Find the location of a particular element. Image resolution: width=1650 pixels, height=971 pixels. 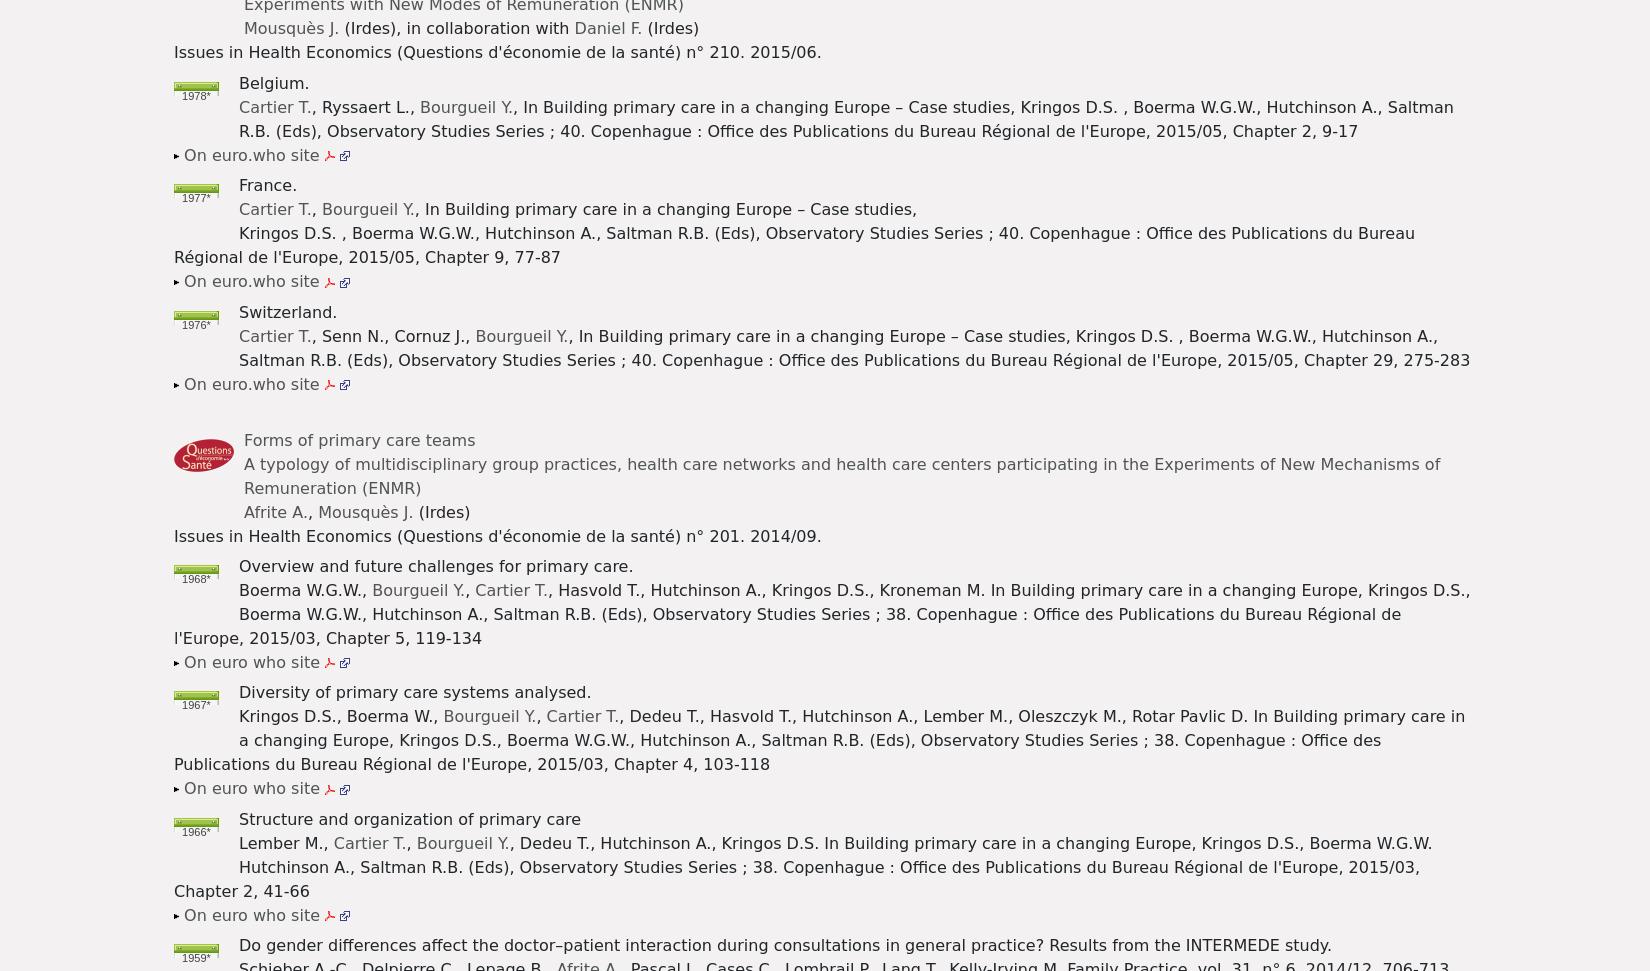

'Or Z.' is located at coordinates (688, 125).